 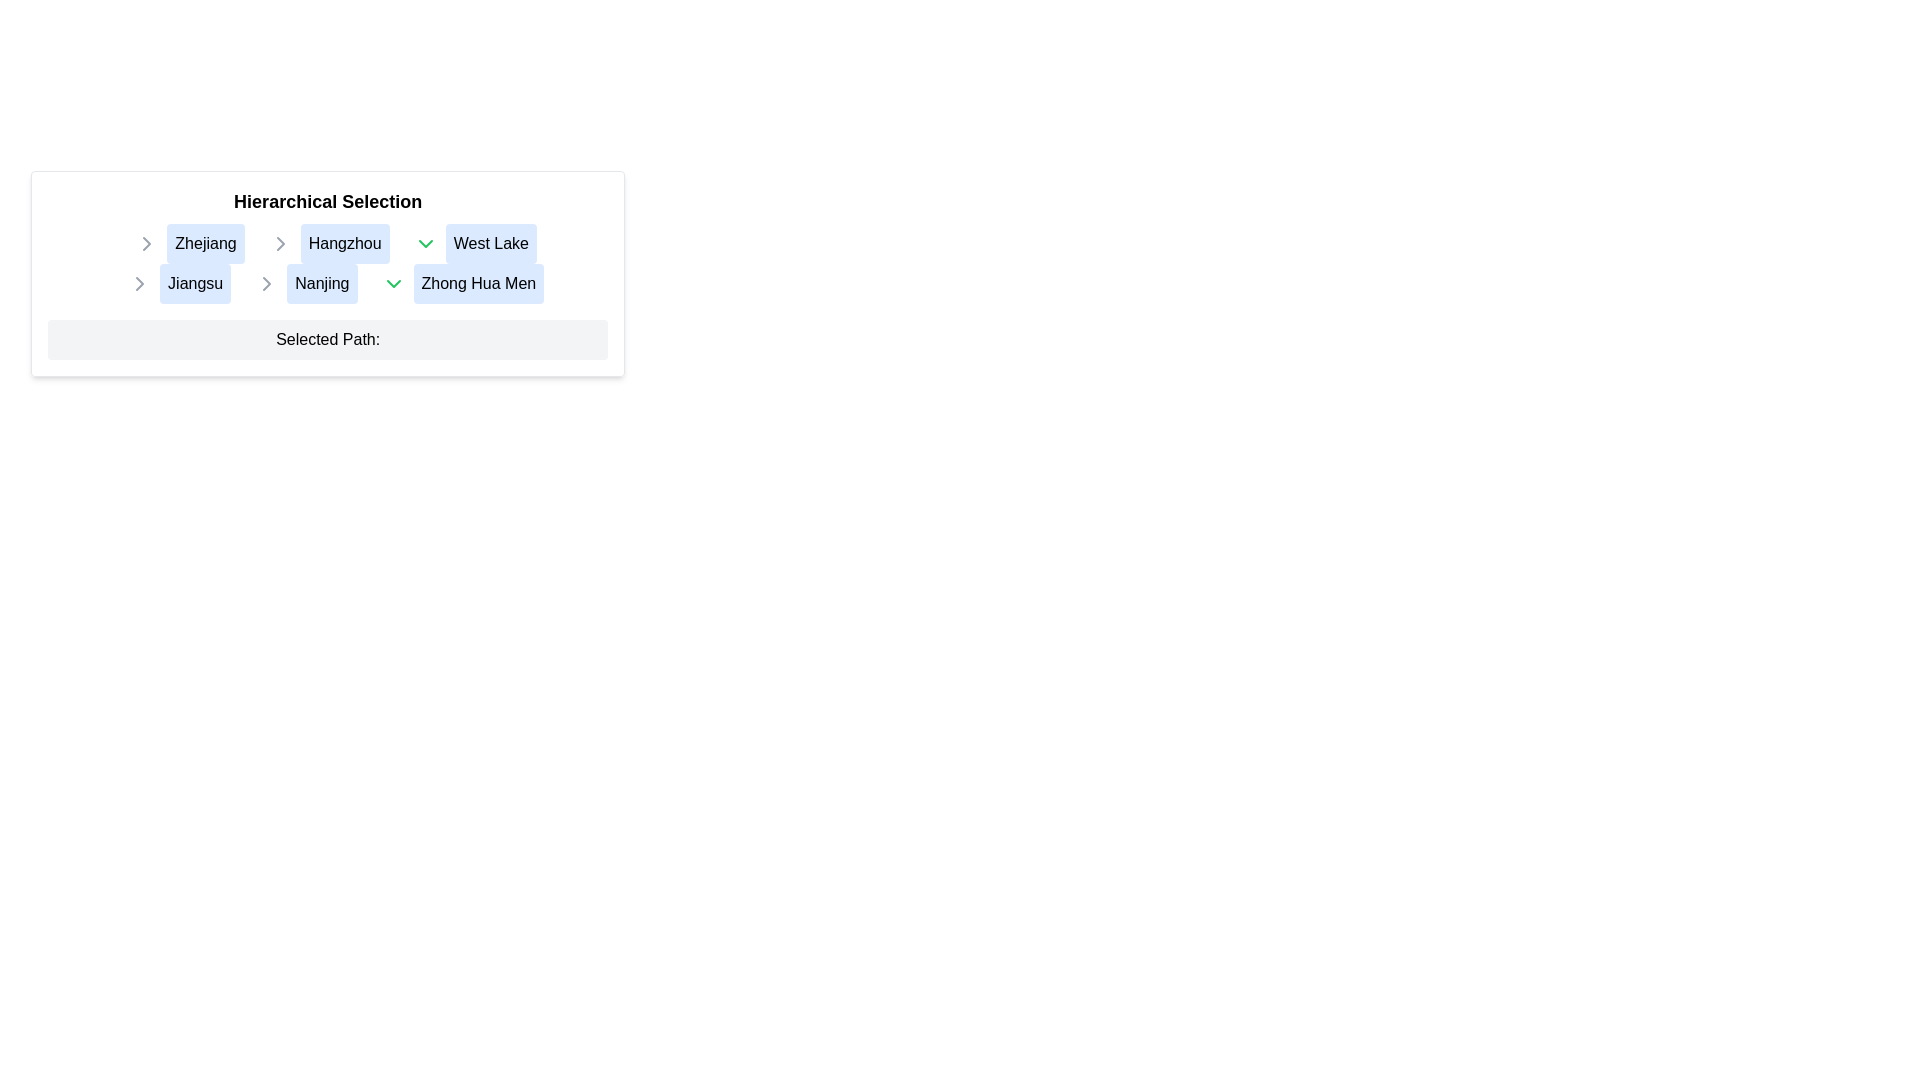 I want to click on the interactive button, so click(x=345, y=242).